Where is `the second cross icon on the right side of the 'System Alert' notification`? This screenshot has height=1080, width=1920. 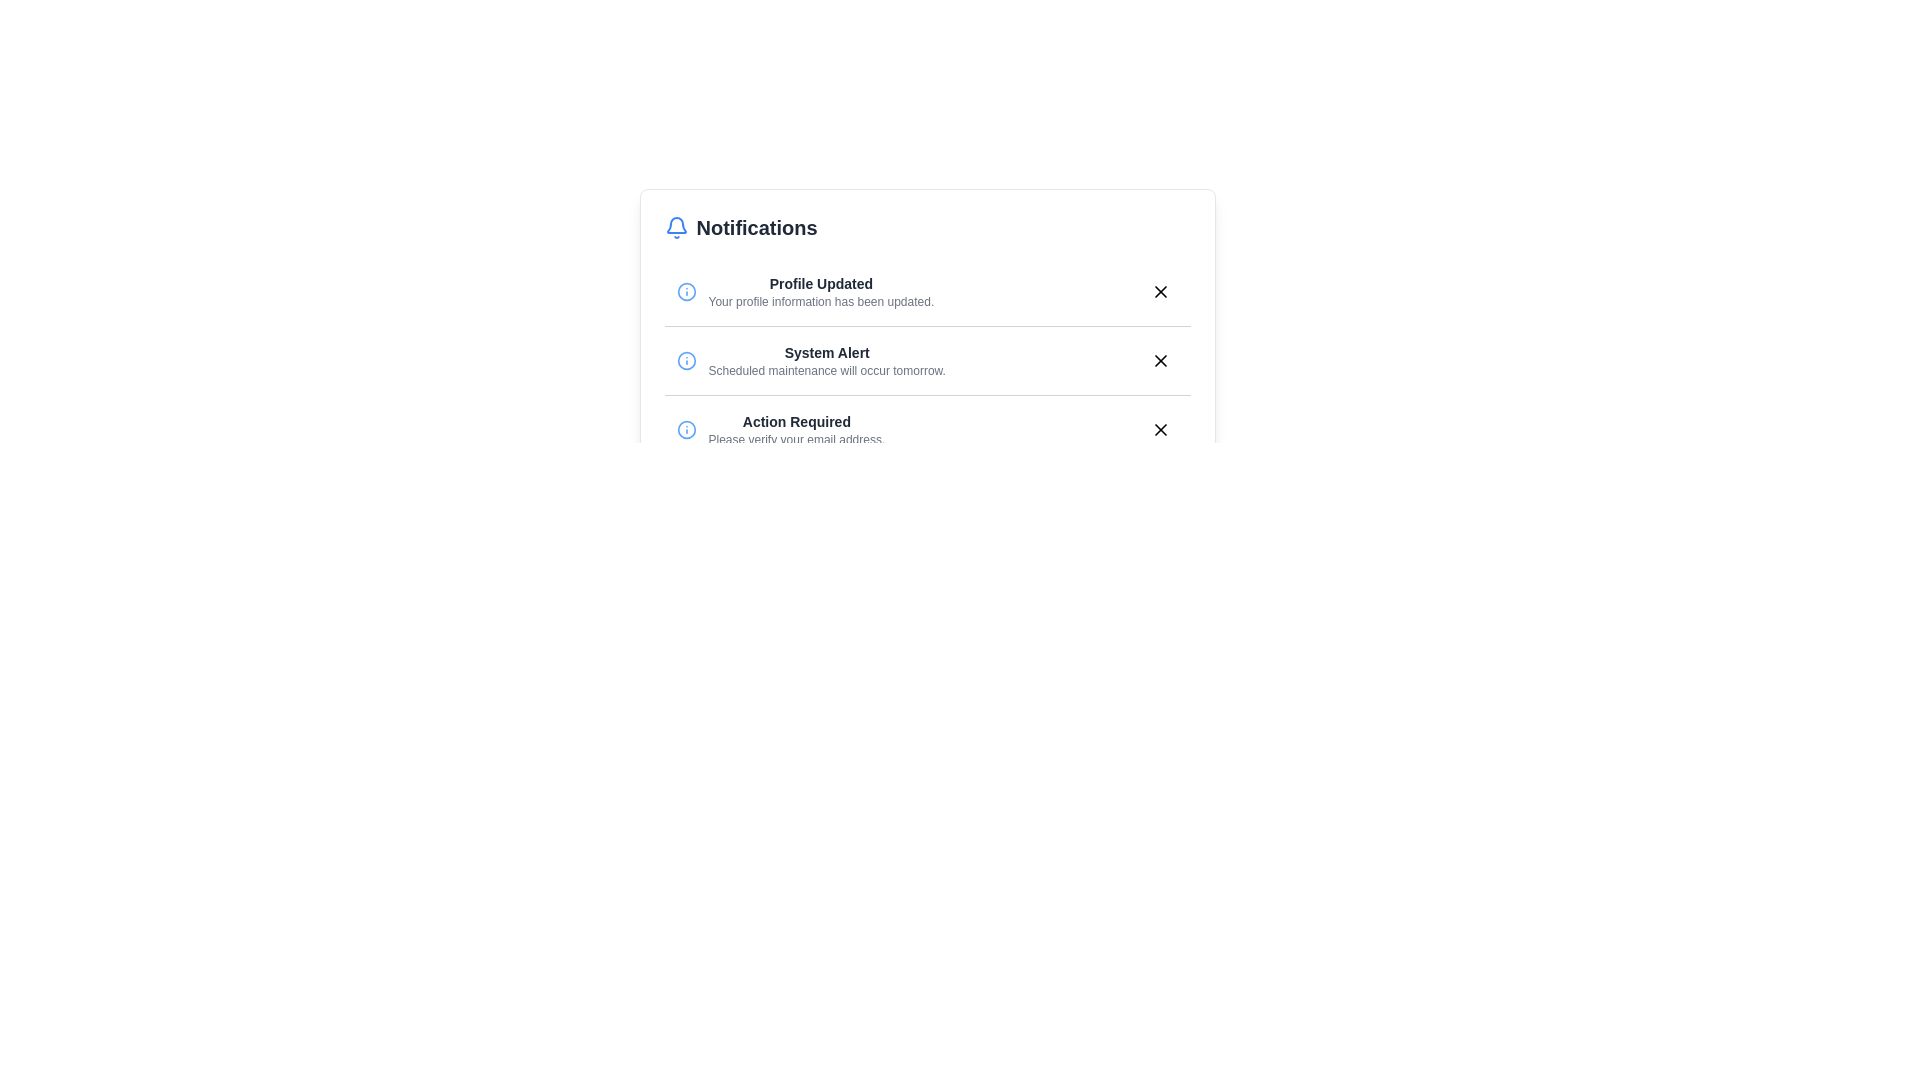 the second cross icon on the right side of the 'System Alert' notification is located at coordinates (1160, 361).